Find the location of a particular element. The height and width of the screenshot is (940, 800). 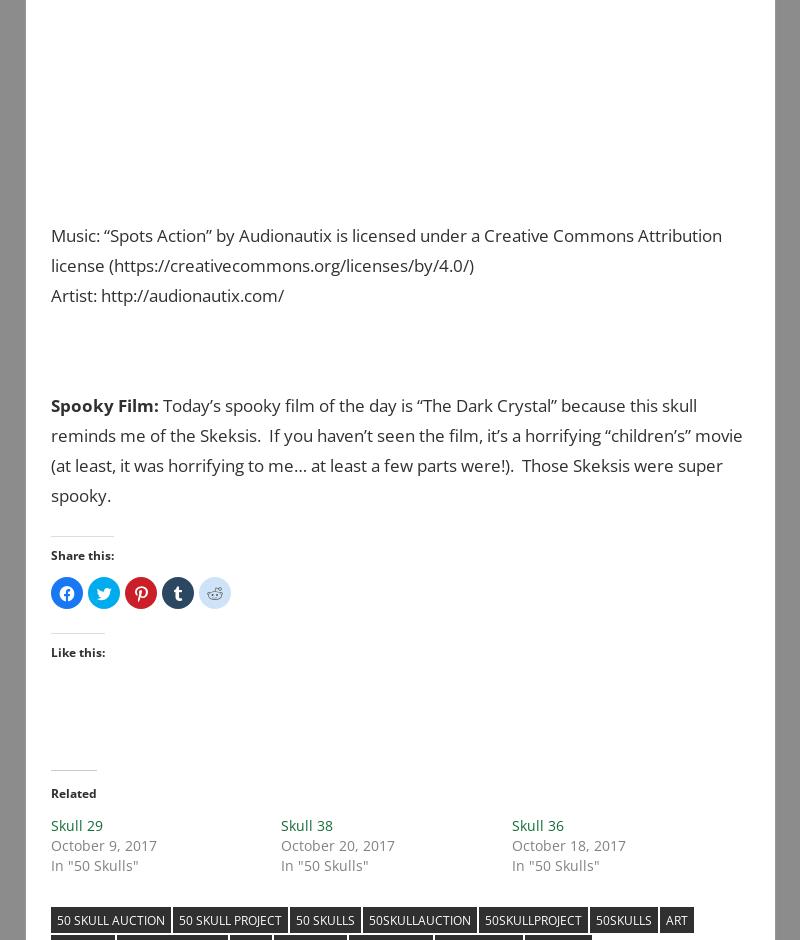

'50skullproject' is located at coordinates (532, 918).